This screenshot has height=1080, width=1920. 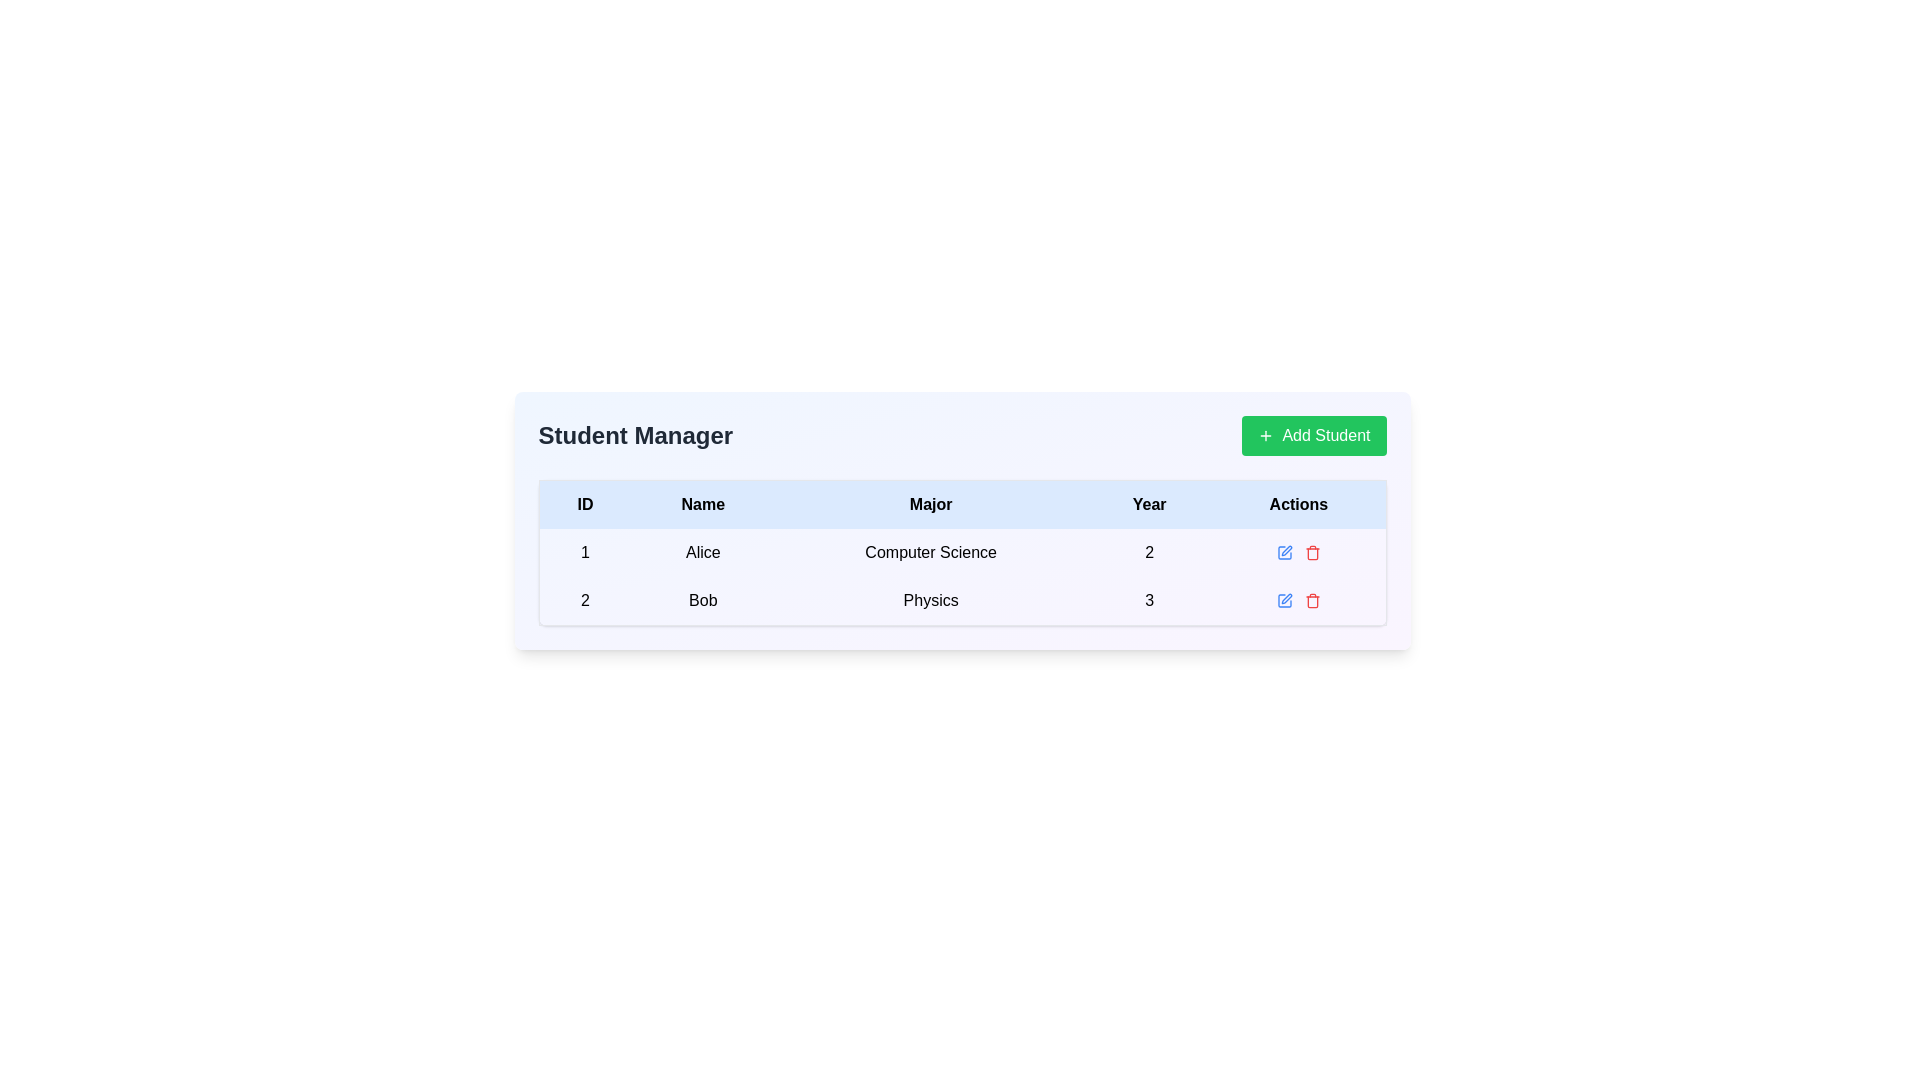 What do you see at coordinates (1265, 434) in the screenshot?
I see `the 'Add Student' icon, which is located to the left of the button text in the top-right corner of the interface` at bounding box center [1265, 434].